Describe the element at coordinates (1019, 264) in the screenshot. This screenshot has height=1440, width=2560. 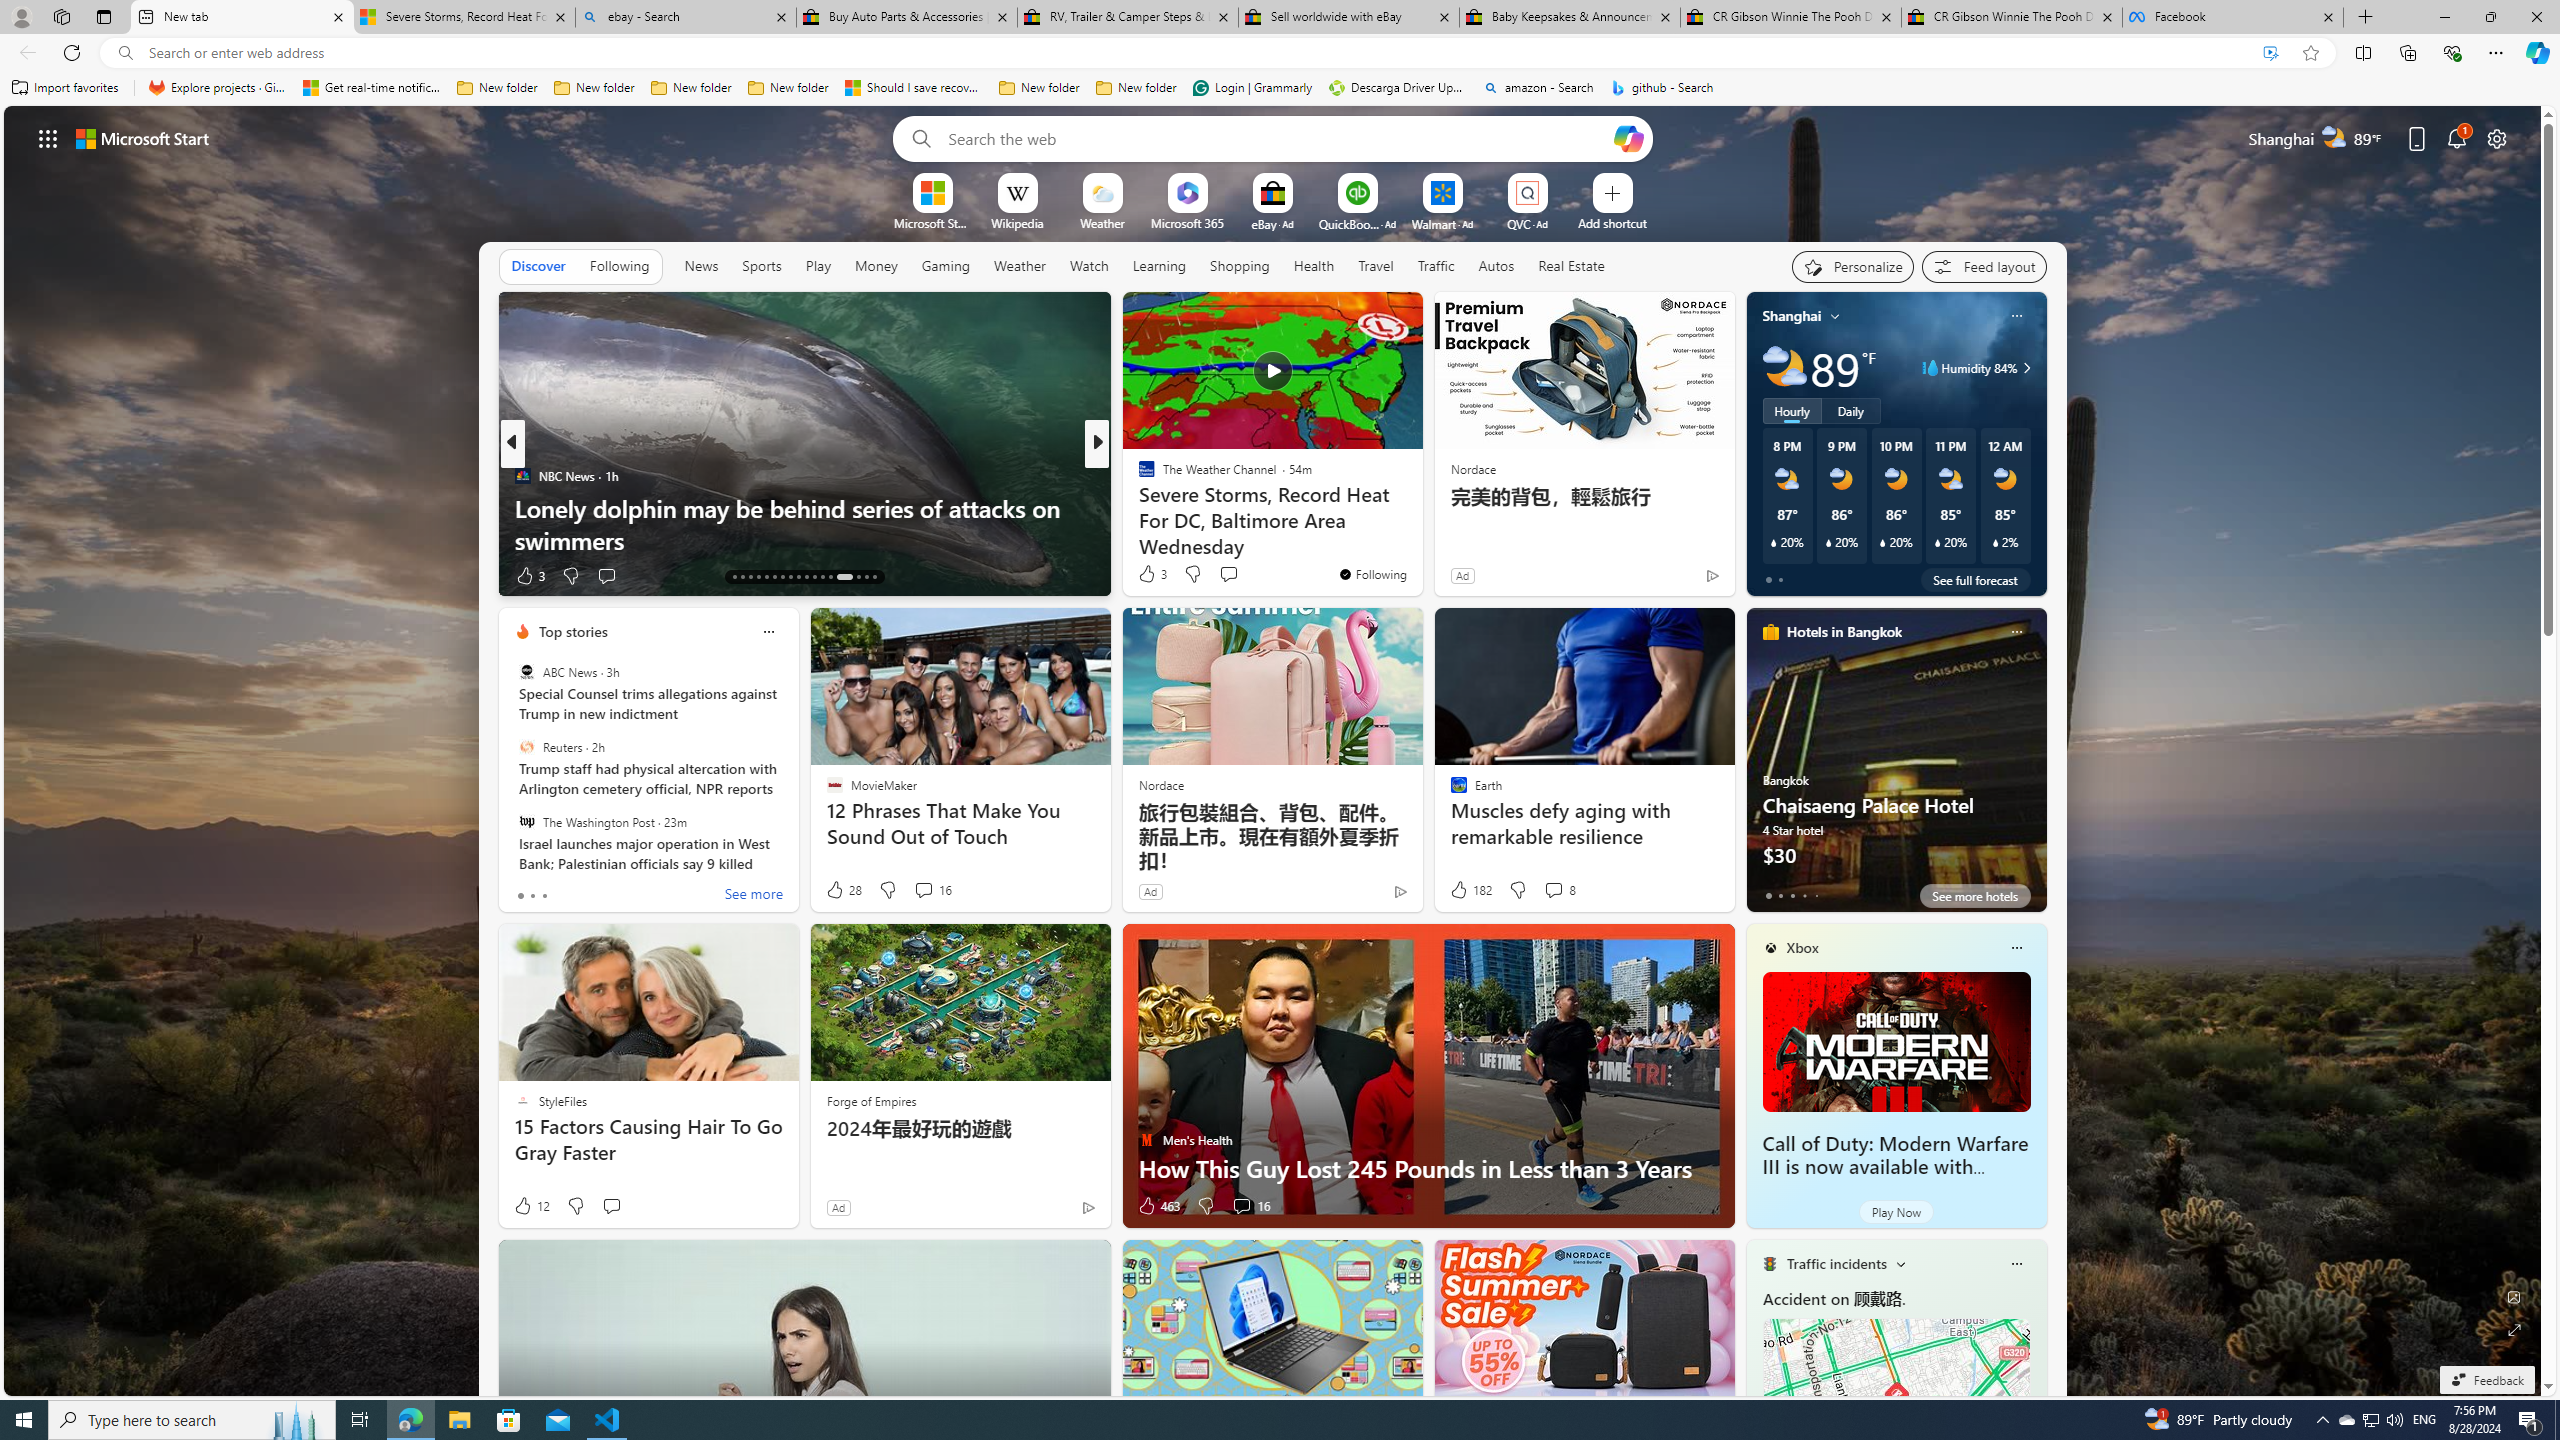
I see `'Weather'` at that location.